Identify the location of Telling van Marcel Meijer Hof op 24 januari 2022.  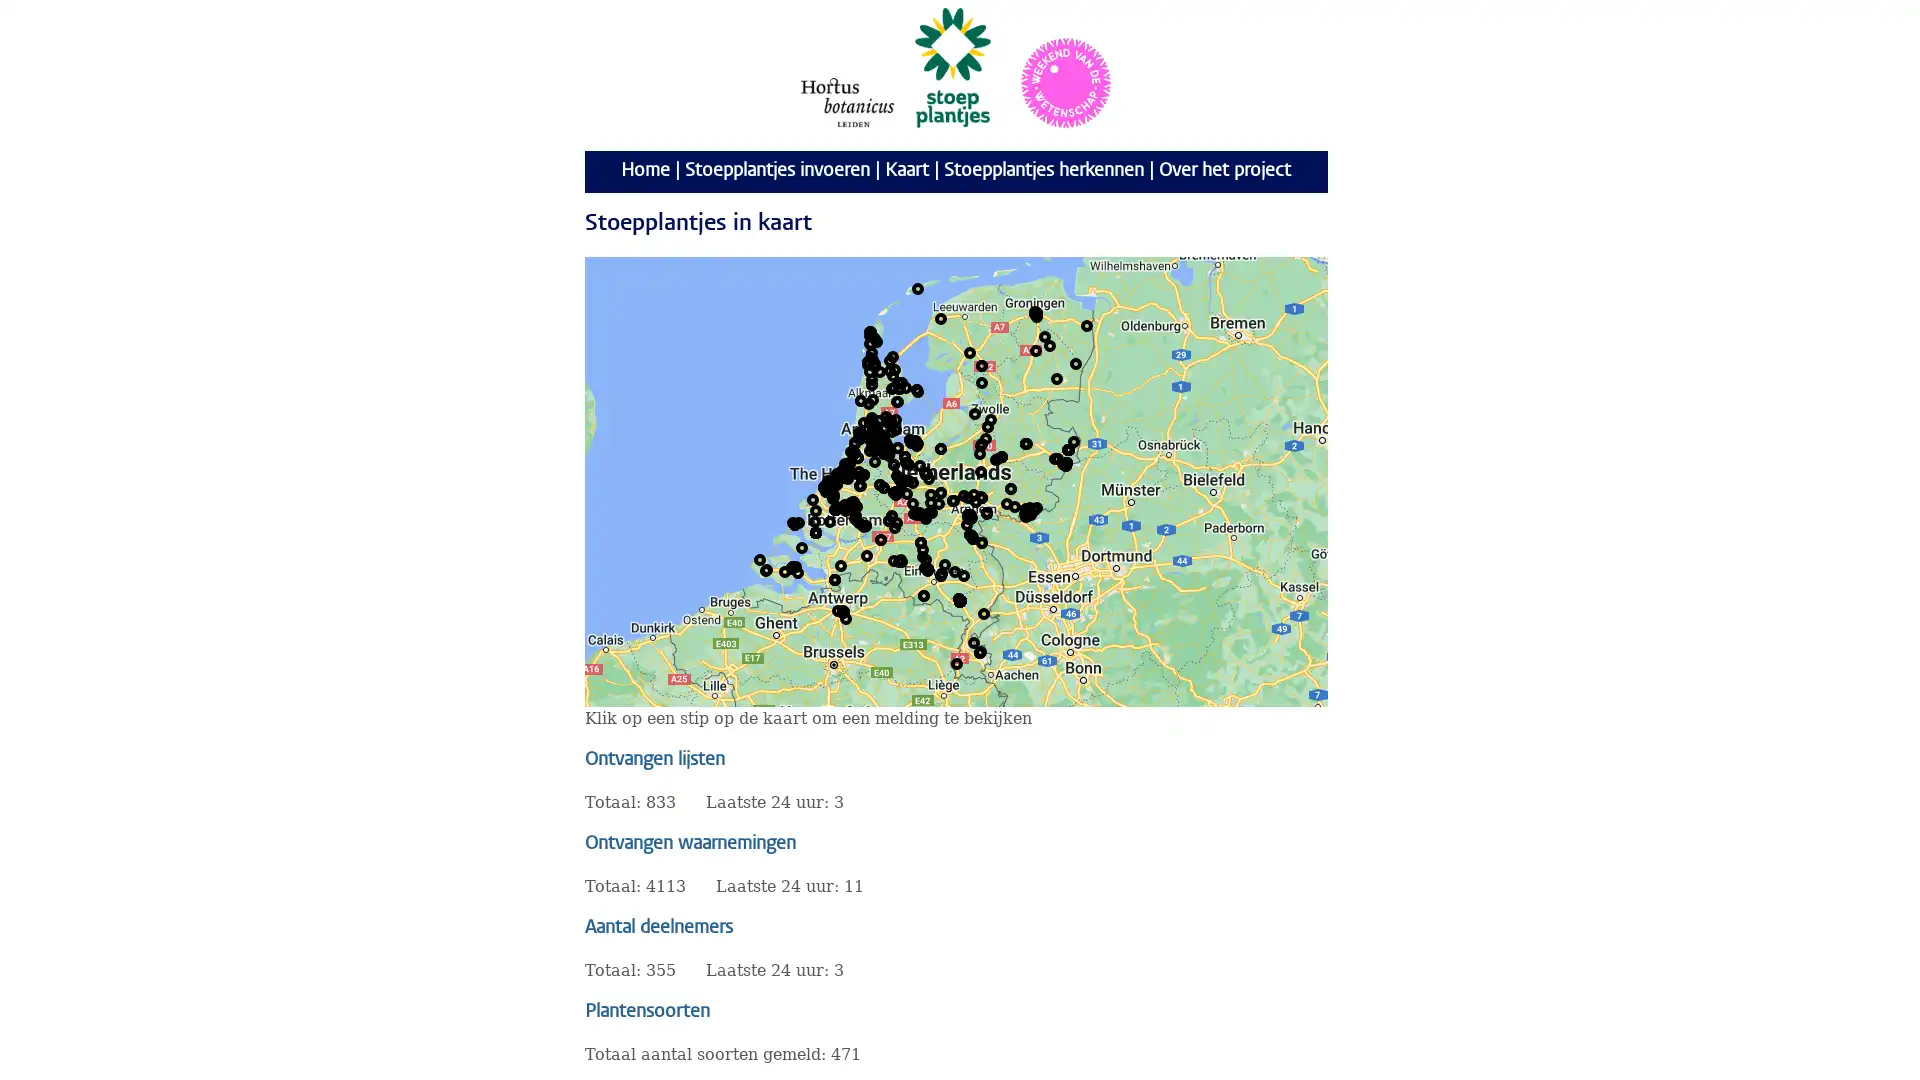
(1064, 463).